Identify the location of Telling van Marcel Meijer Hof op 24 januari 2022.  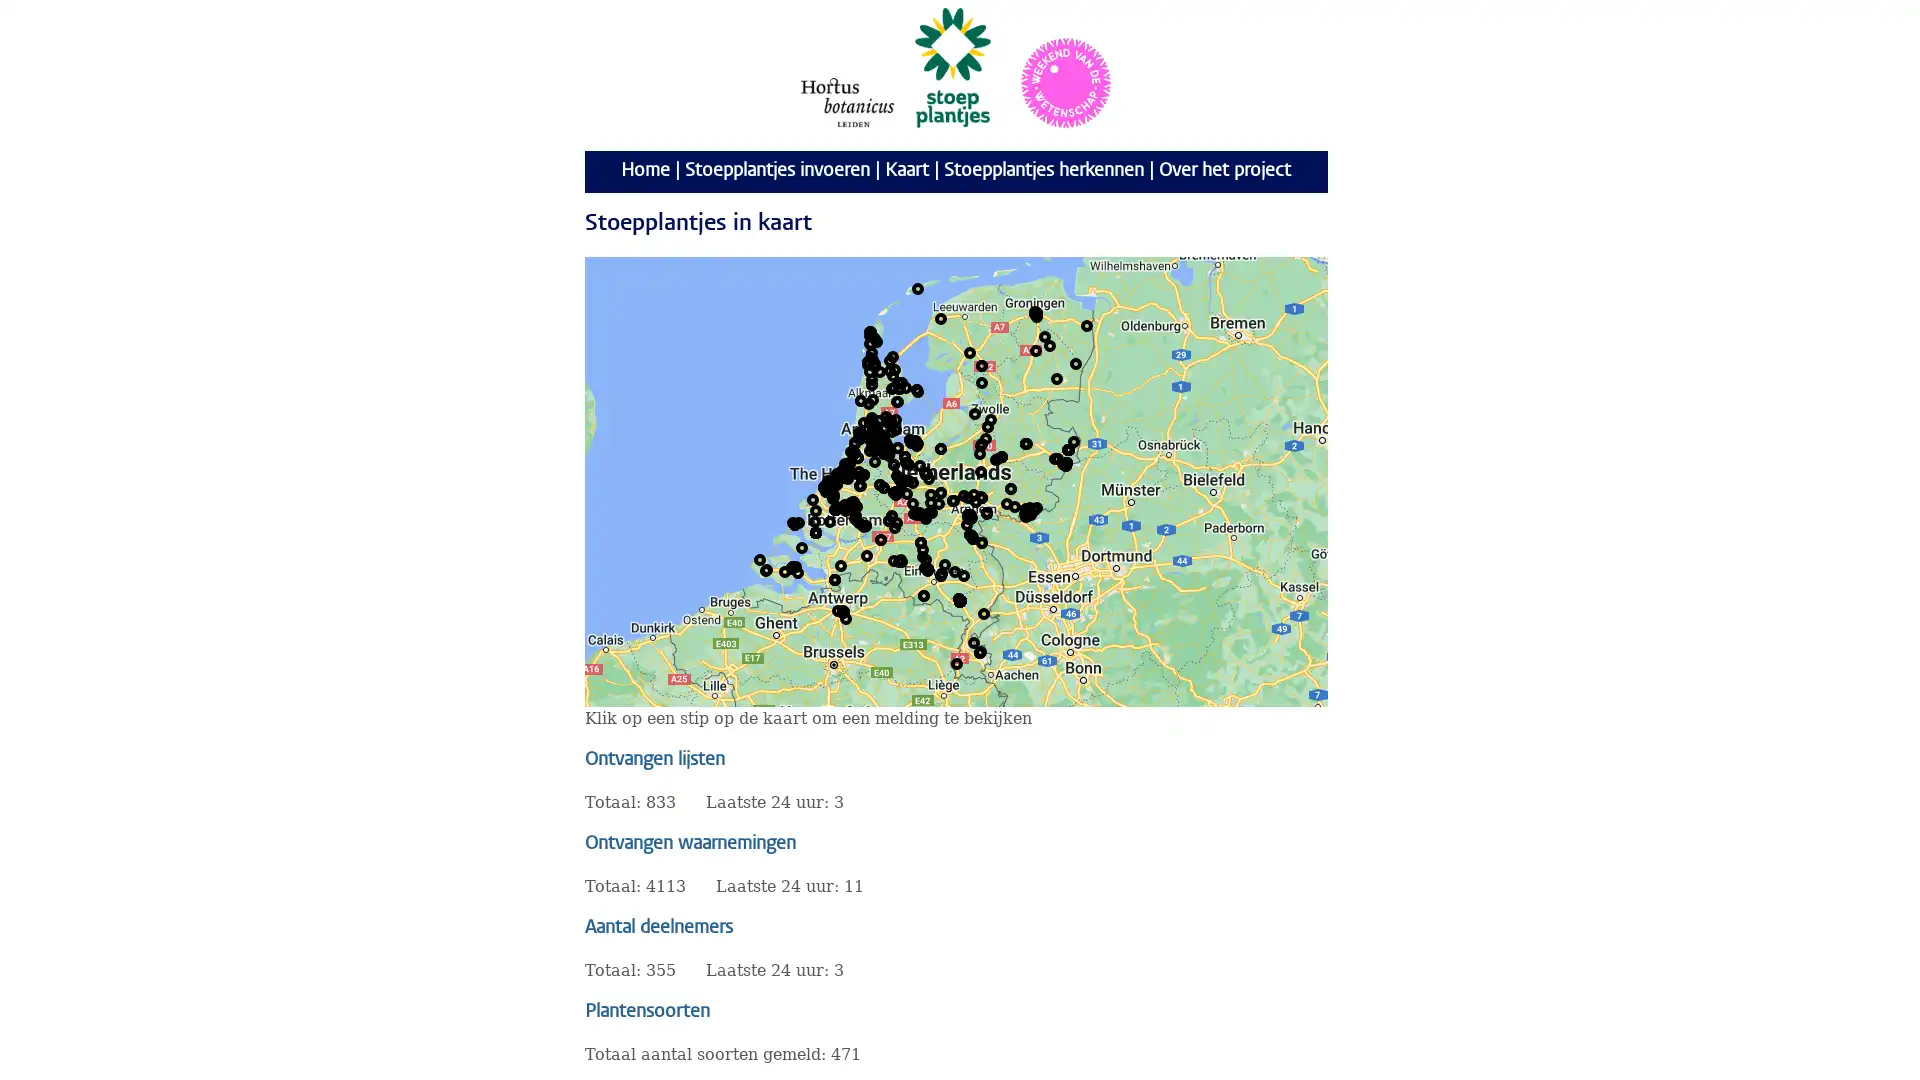
(1064, 463).